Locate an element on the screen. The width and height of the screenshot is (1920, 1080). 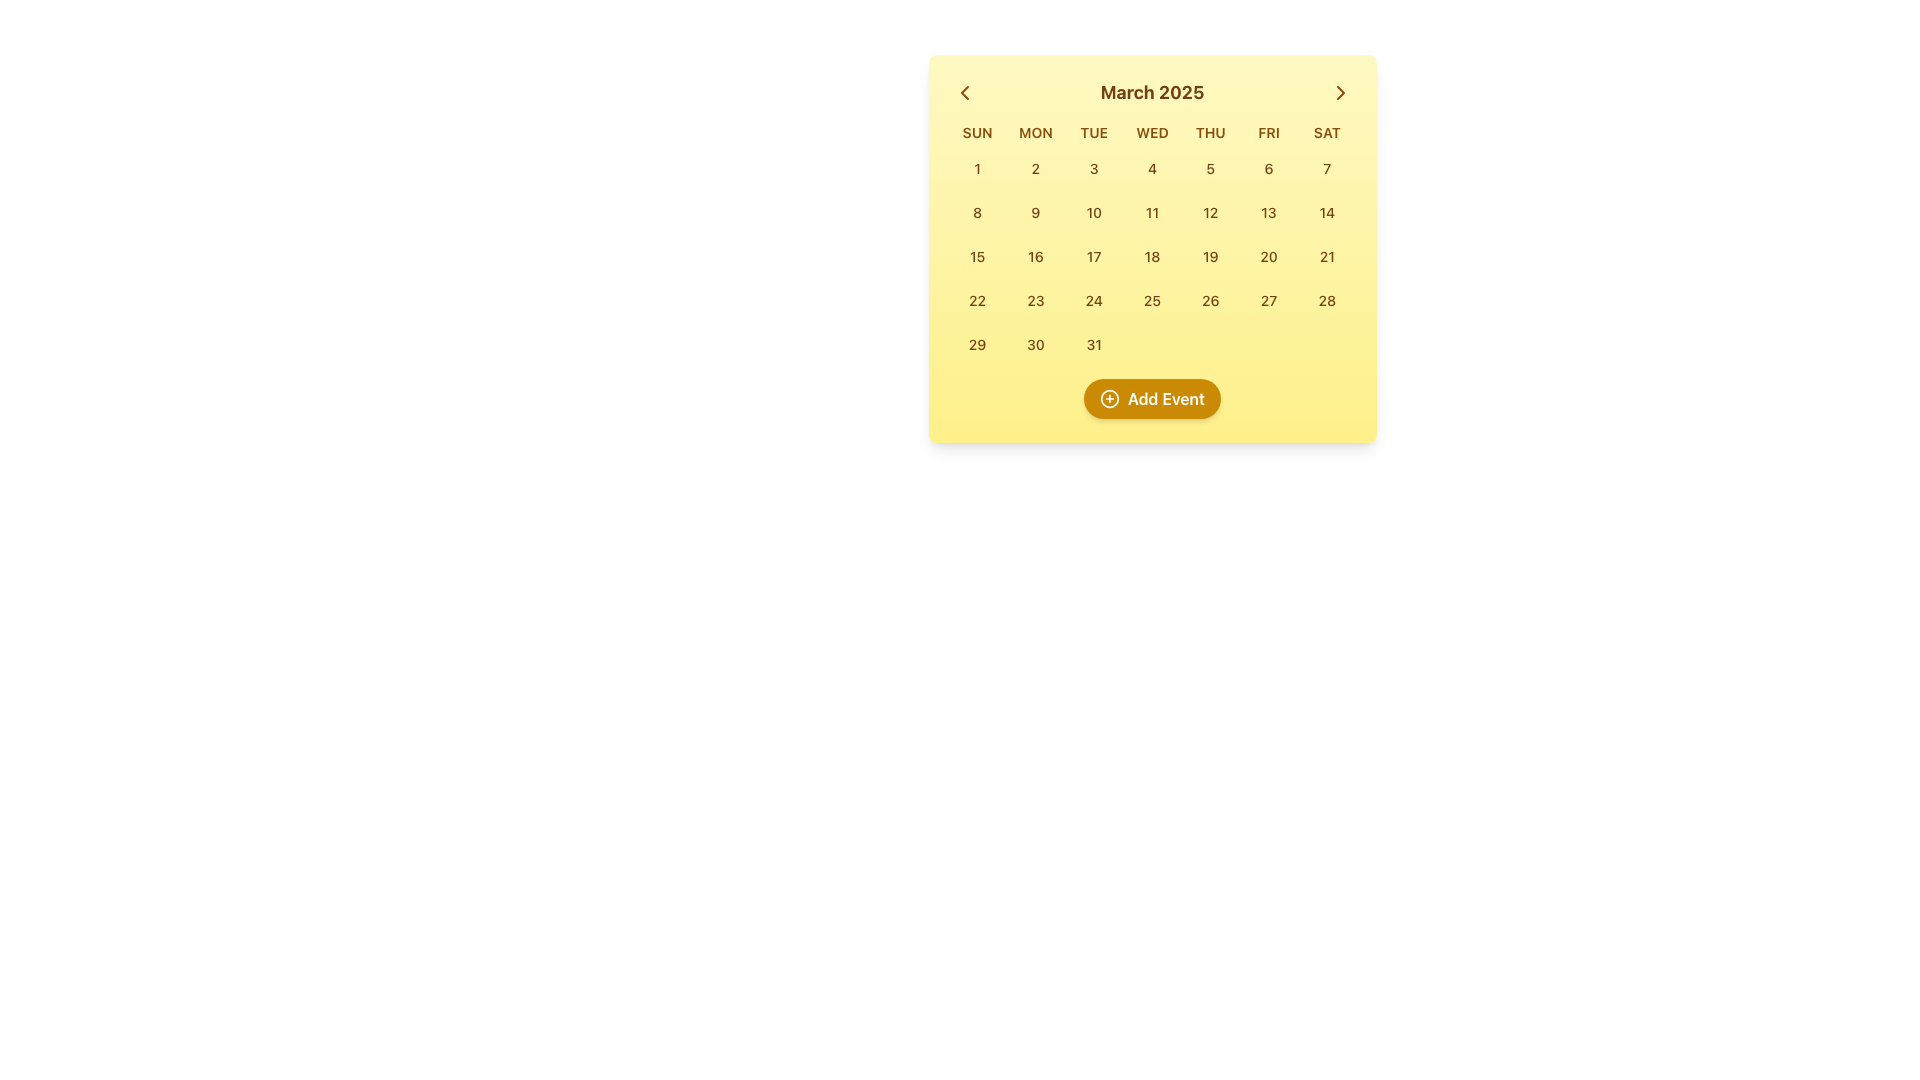
the outer circular component of the 'Add Event' button icon located at the bottom center of the yellow calendar interface is located at coordinates (1108, 398).